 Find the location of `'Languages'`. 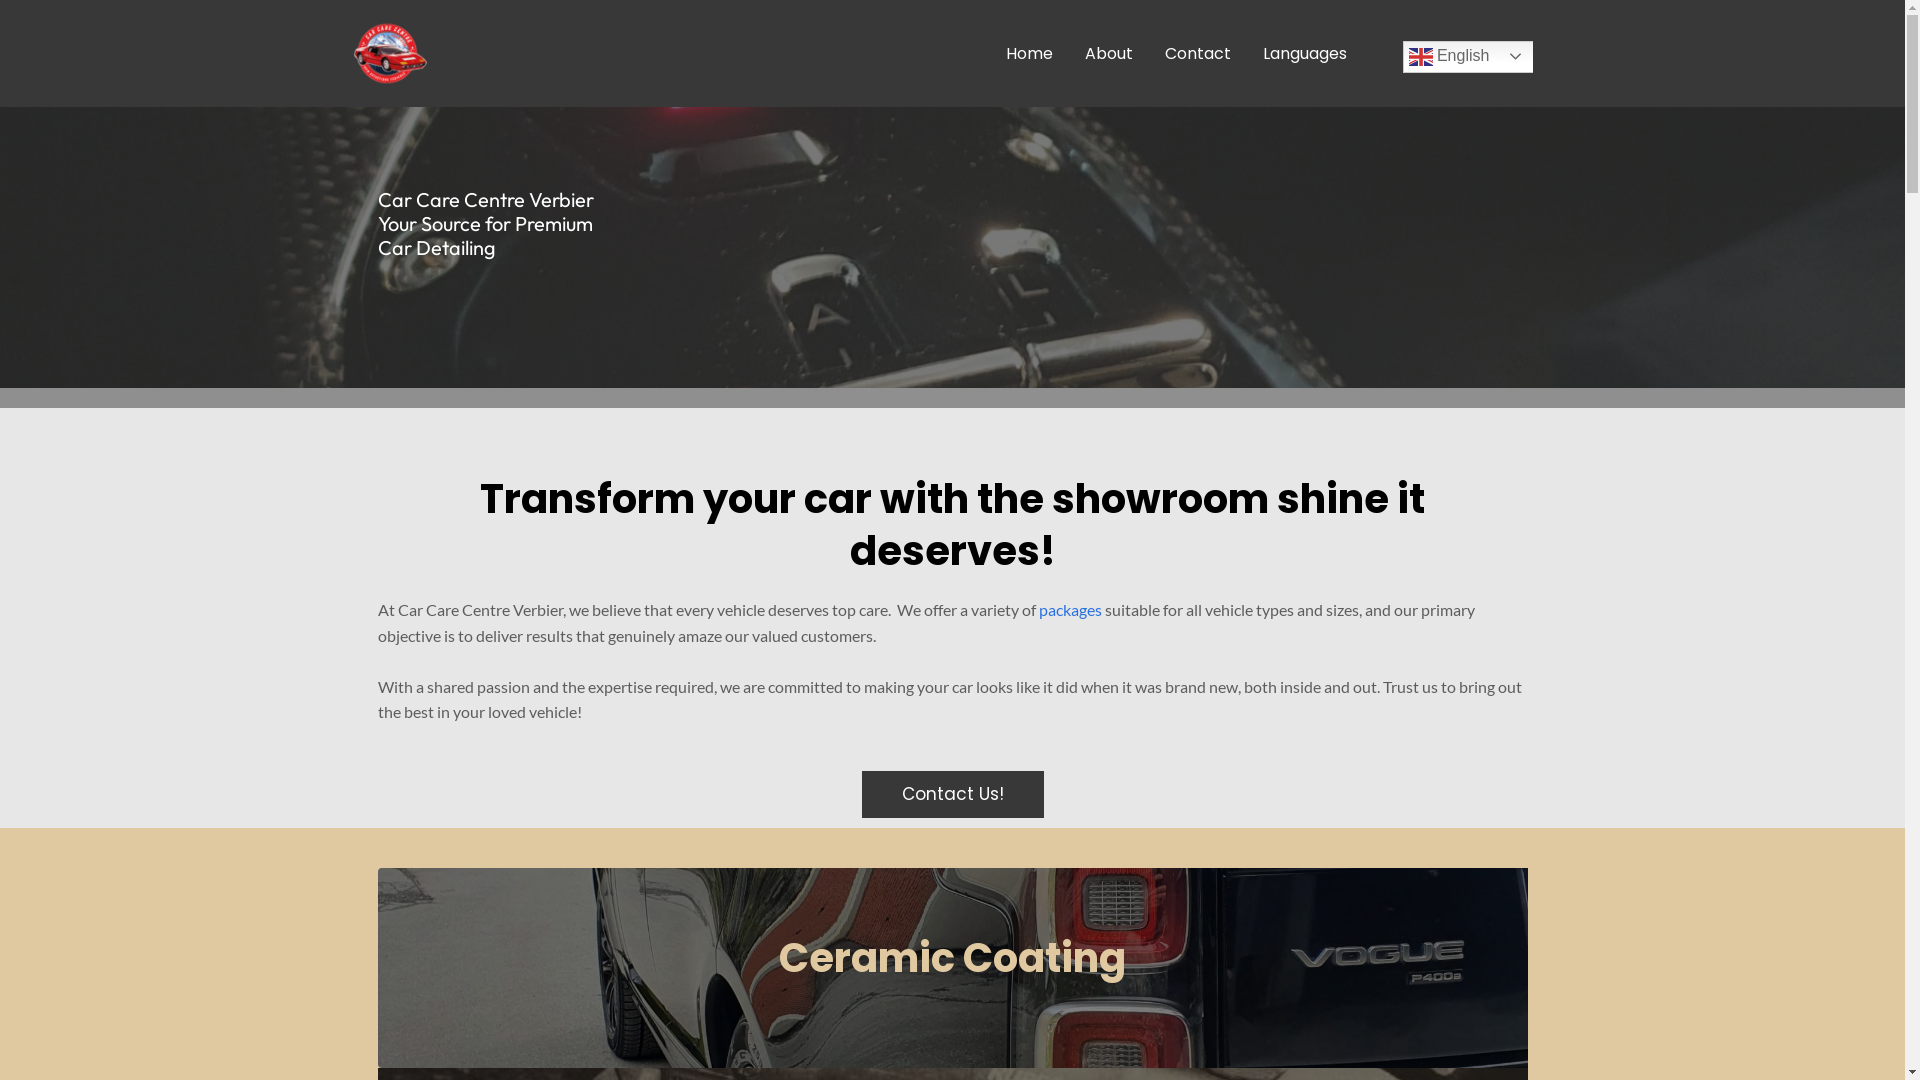

'Languages' is located at coordinates (1304, 52).